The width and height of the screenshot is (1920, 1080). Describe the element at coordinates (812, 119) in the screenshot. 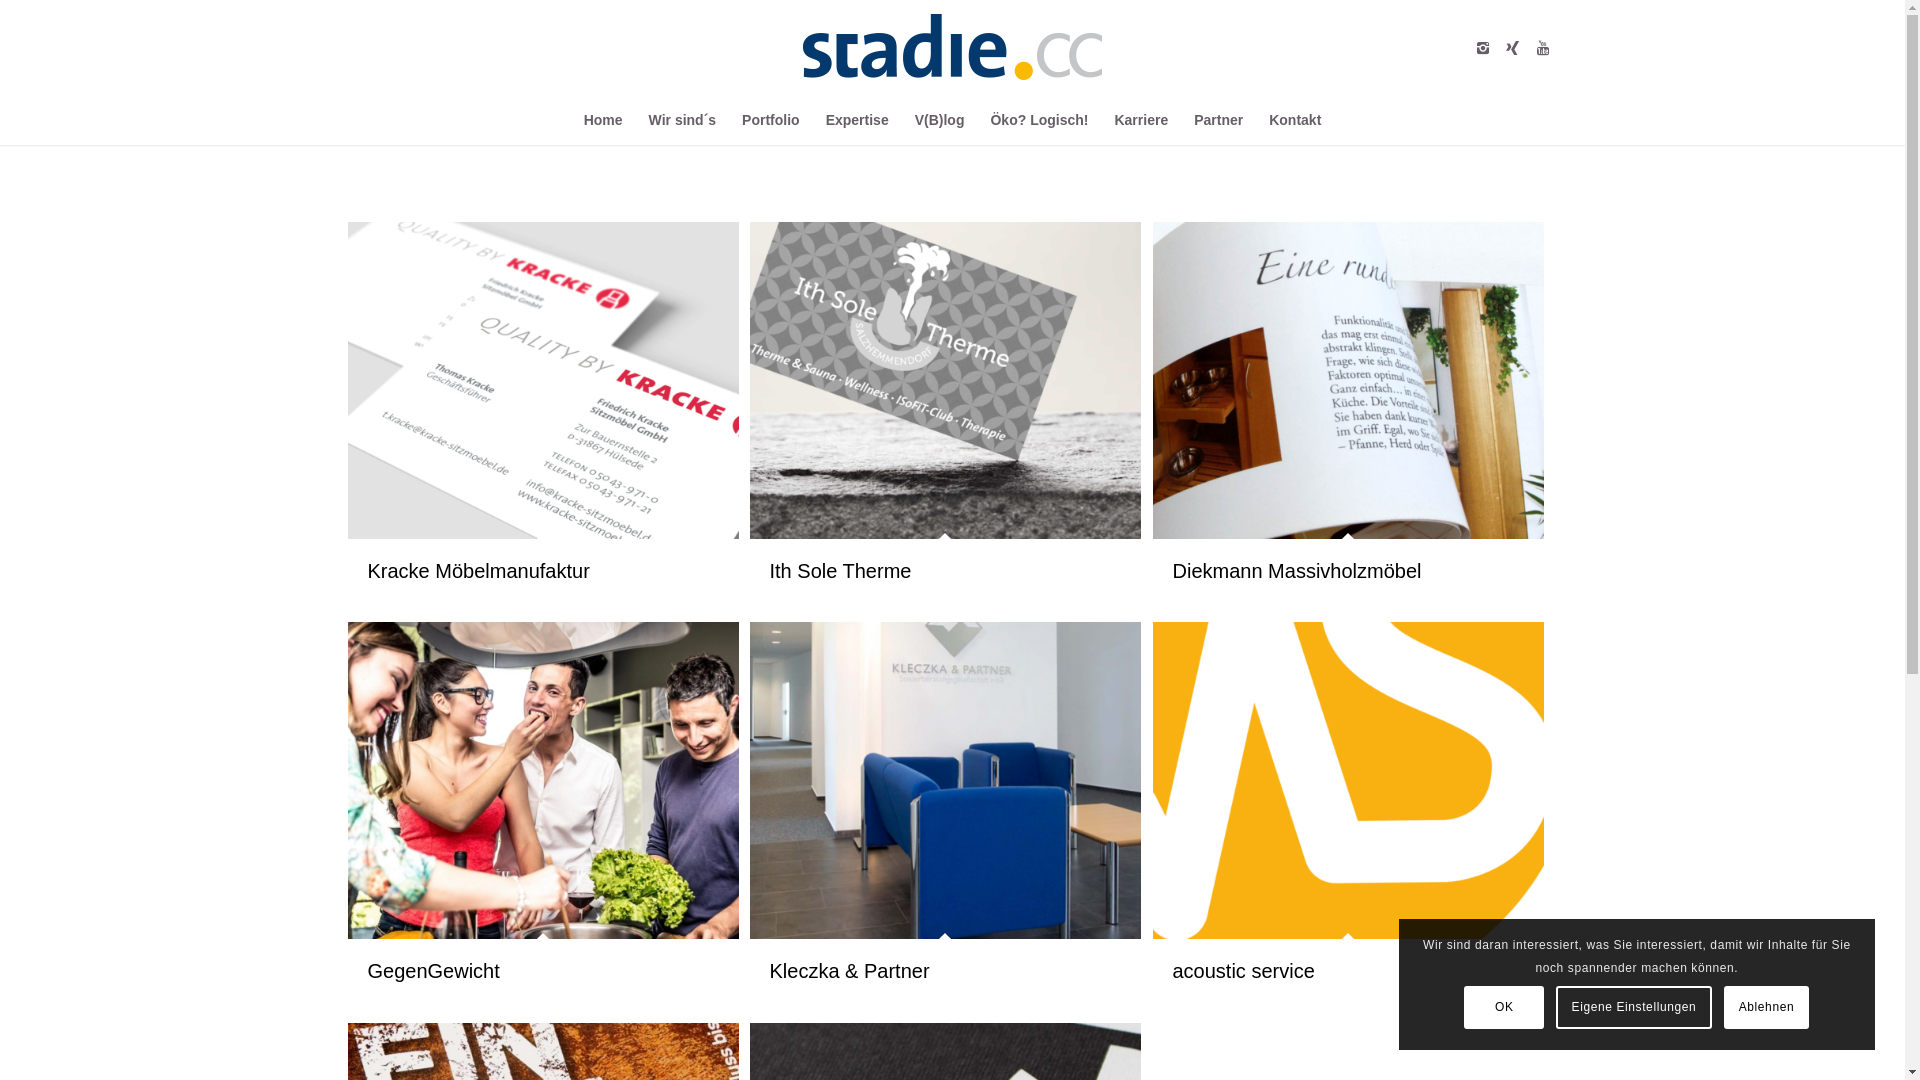

I see `'Expertise'` at that location.